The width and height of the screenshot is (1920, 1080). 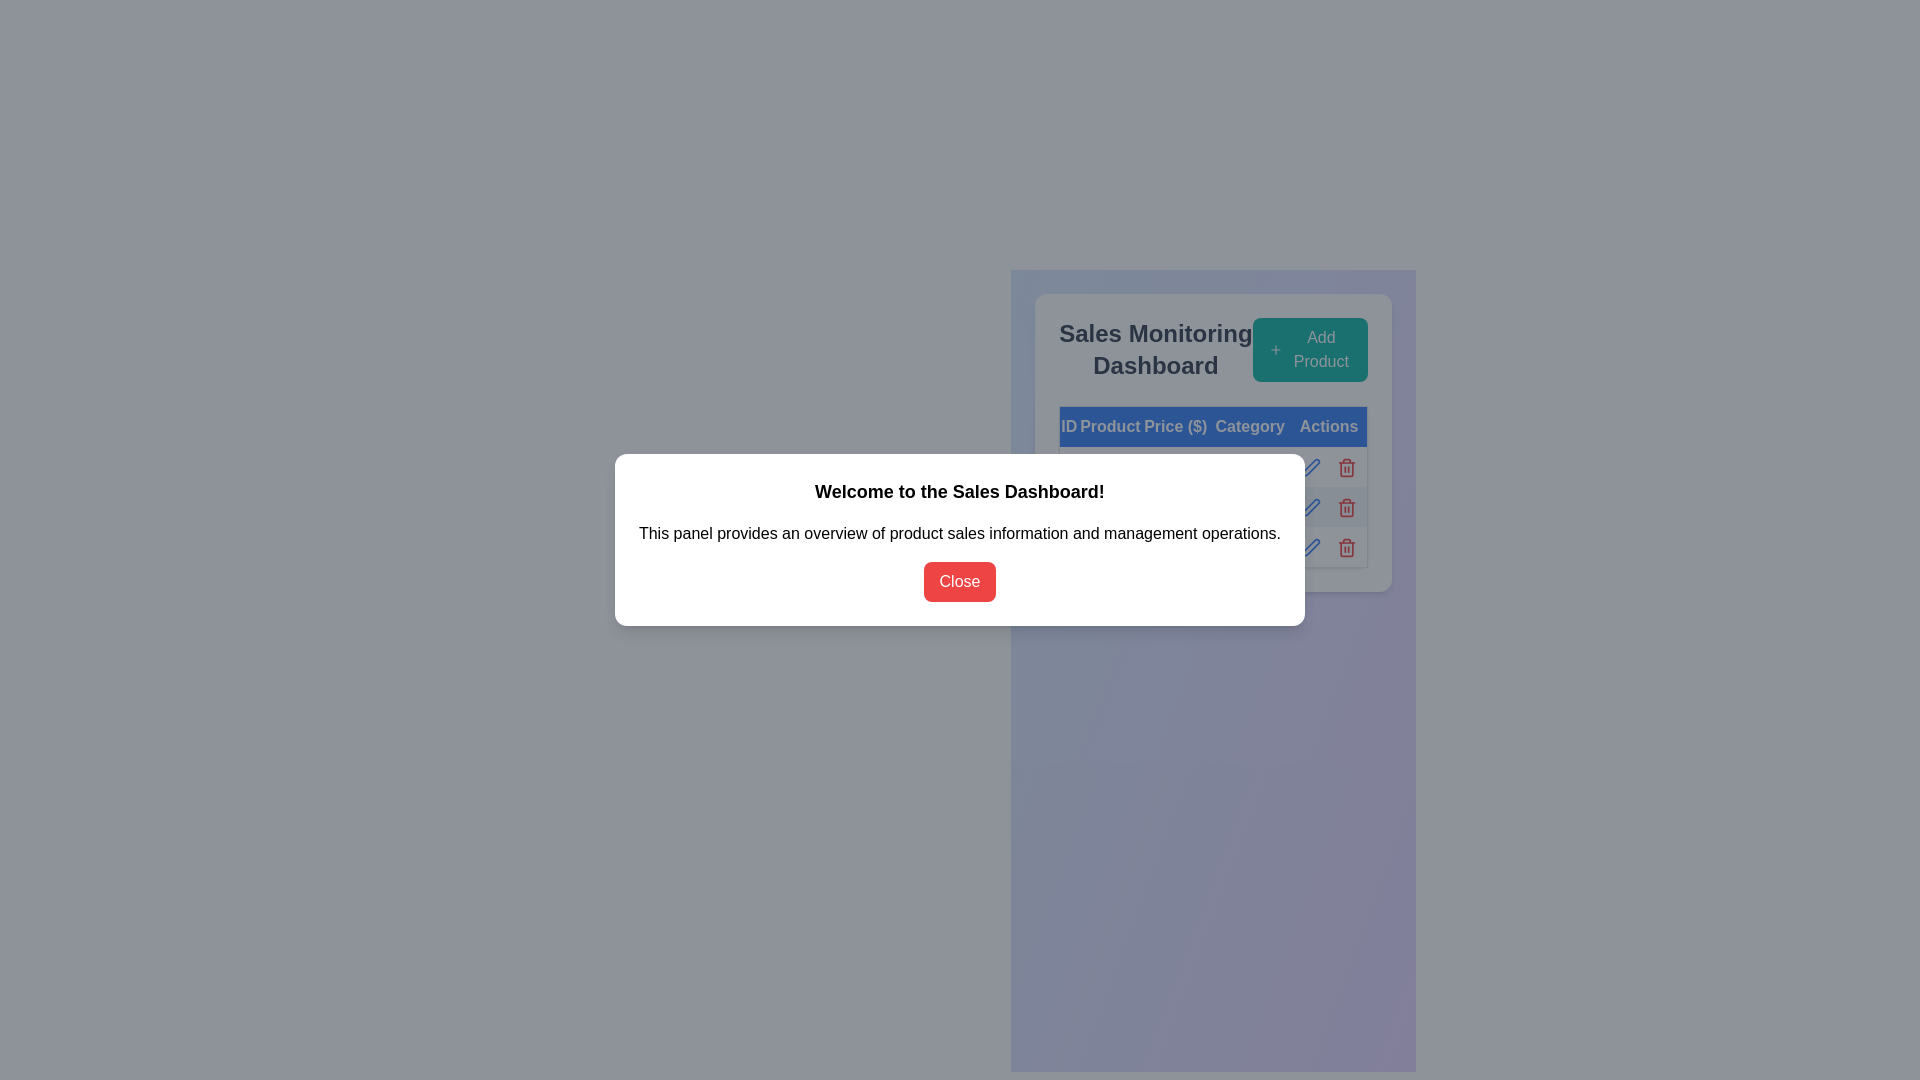 What do you see at coordinates (1311, 506) in the screenshot?
I see `the pen icon located under the 'Actions' column in the dashboard to initiate editing for the associated entry` at bounding box center [1311, 506].